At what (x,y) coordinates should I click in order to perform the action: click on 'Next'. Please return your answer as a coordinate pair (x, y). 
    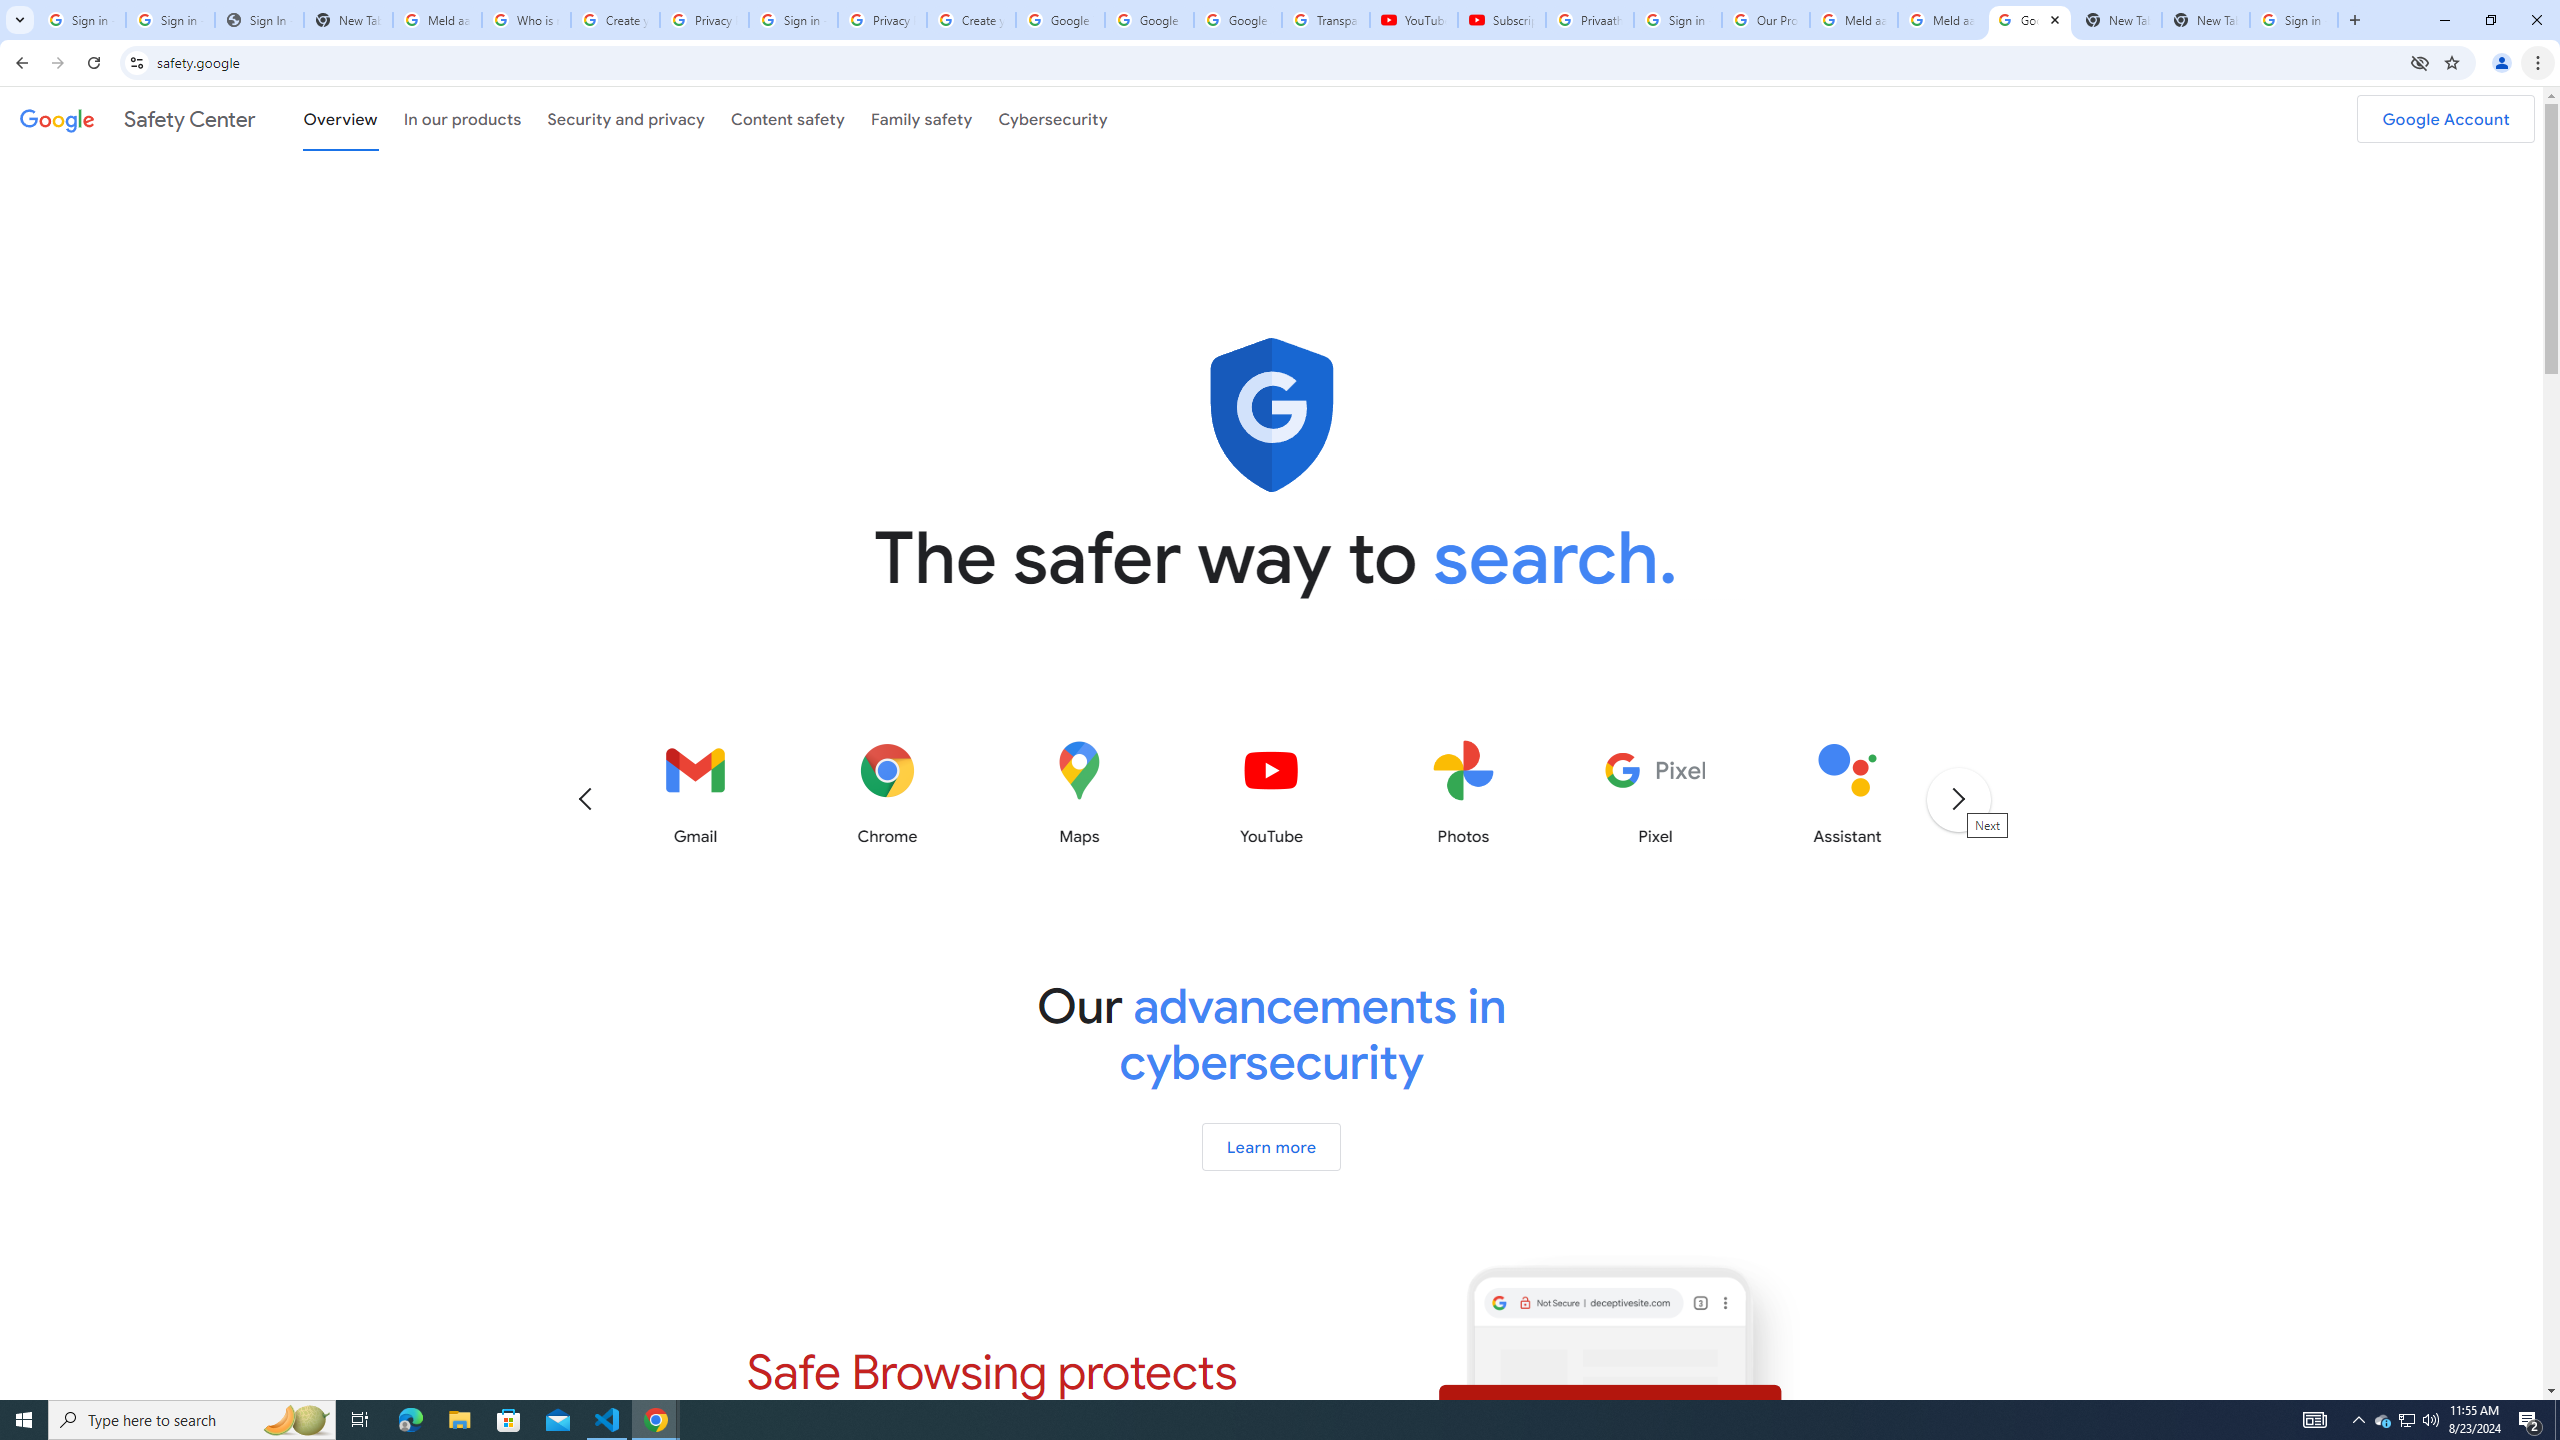
    Looking at the image, I should click on (1956, 797).